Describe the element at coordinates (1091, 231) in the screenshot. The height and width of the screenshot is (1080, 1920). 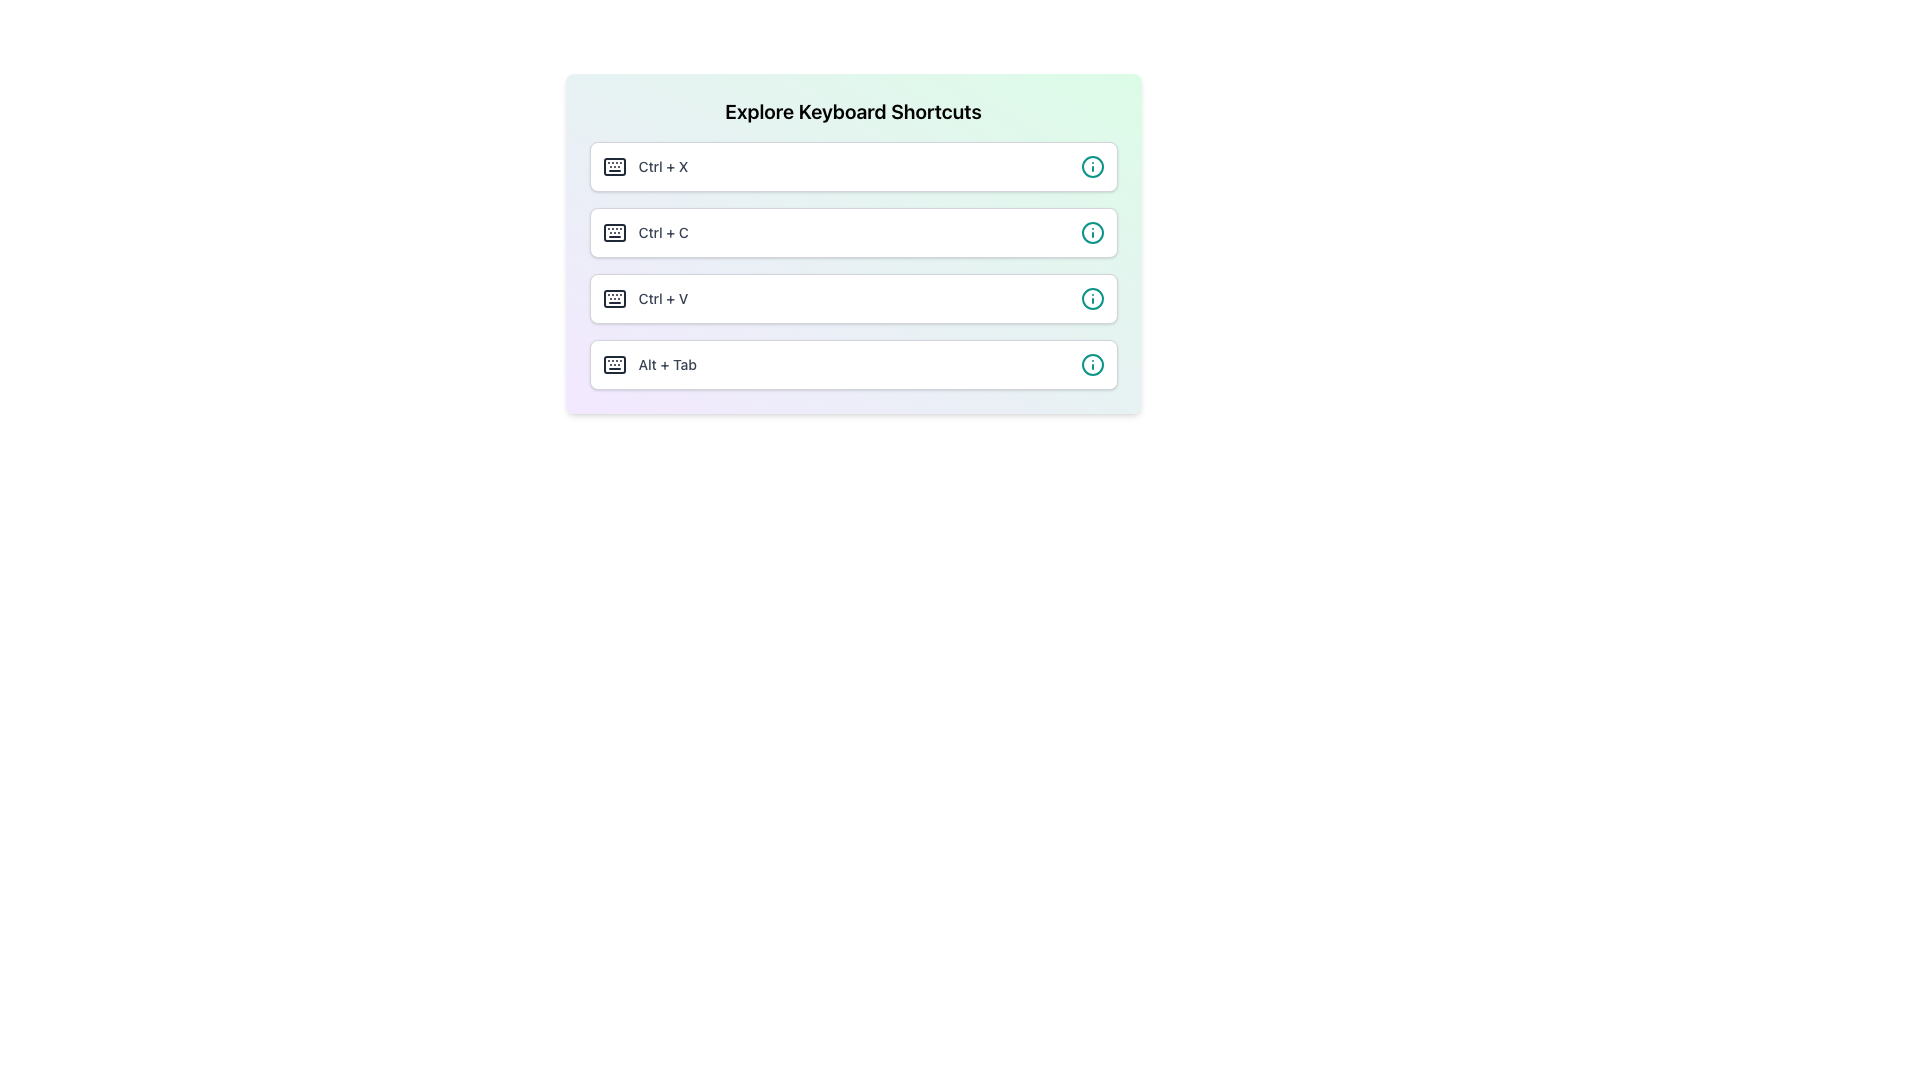
I see `the circular information icon` at that location.